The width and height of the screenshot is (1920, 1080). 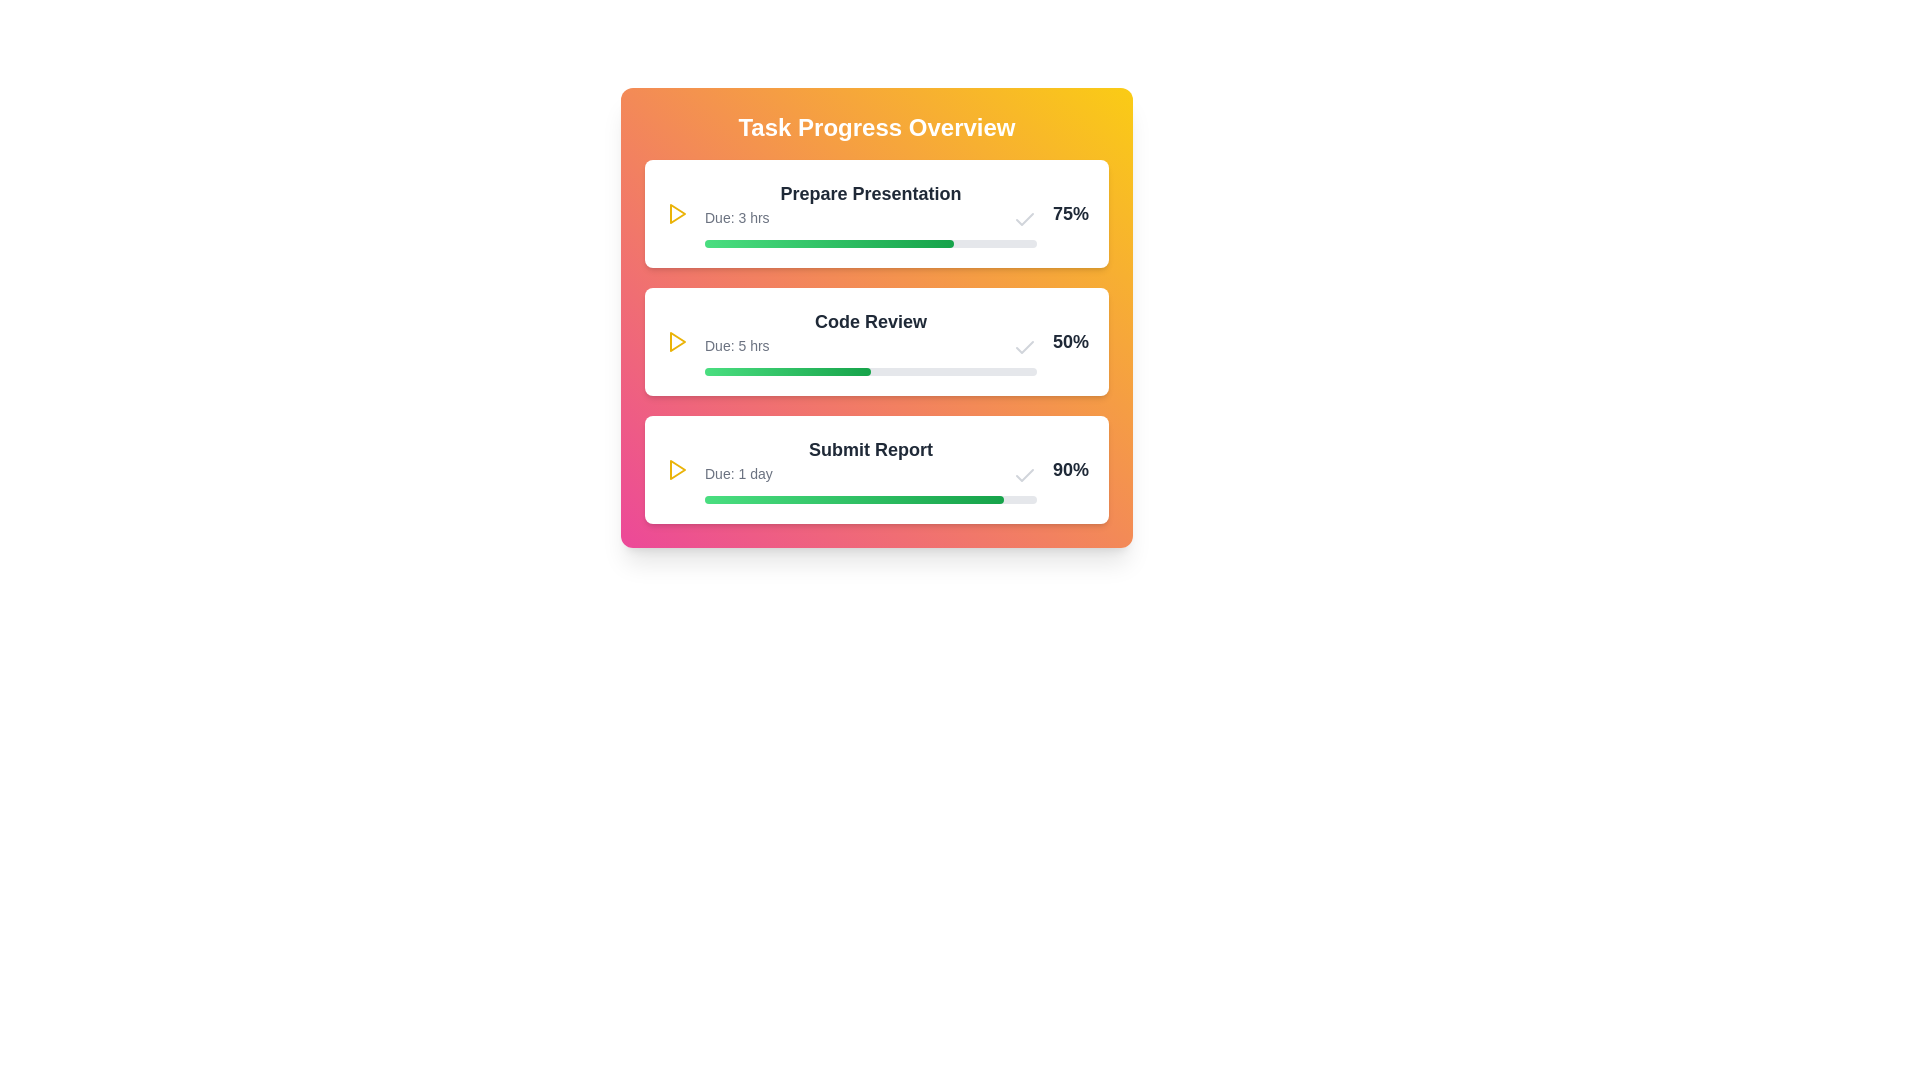 I want to click on the triangular play icon with a yellow outline located to the left of the 'Submit Report' text in the third item of the vertical list, so click(x=676, y=470).